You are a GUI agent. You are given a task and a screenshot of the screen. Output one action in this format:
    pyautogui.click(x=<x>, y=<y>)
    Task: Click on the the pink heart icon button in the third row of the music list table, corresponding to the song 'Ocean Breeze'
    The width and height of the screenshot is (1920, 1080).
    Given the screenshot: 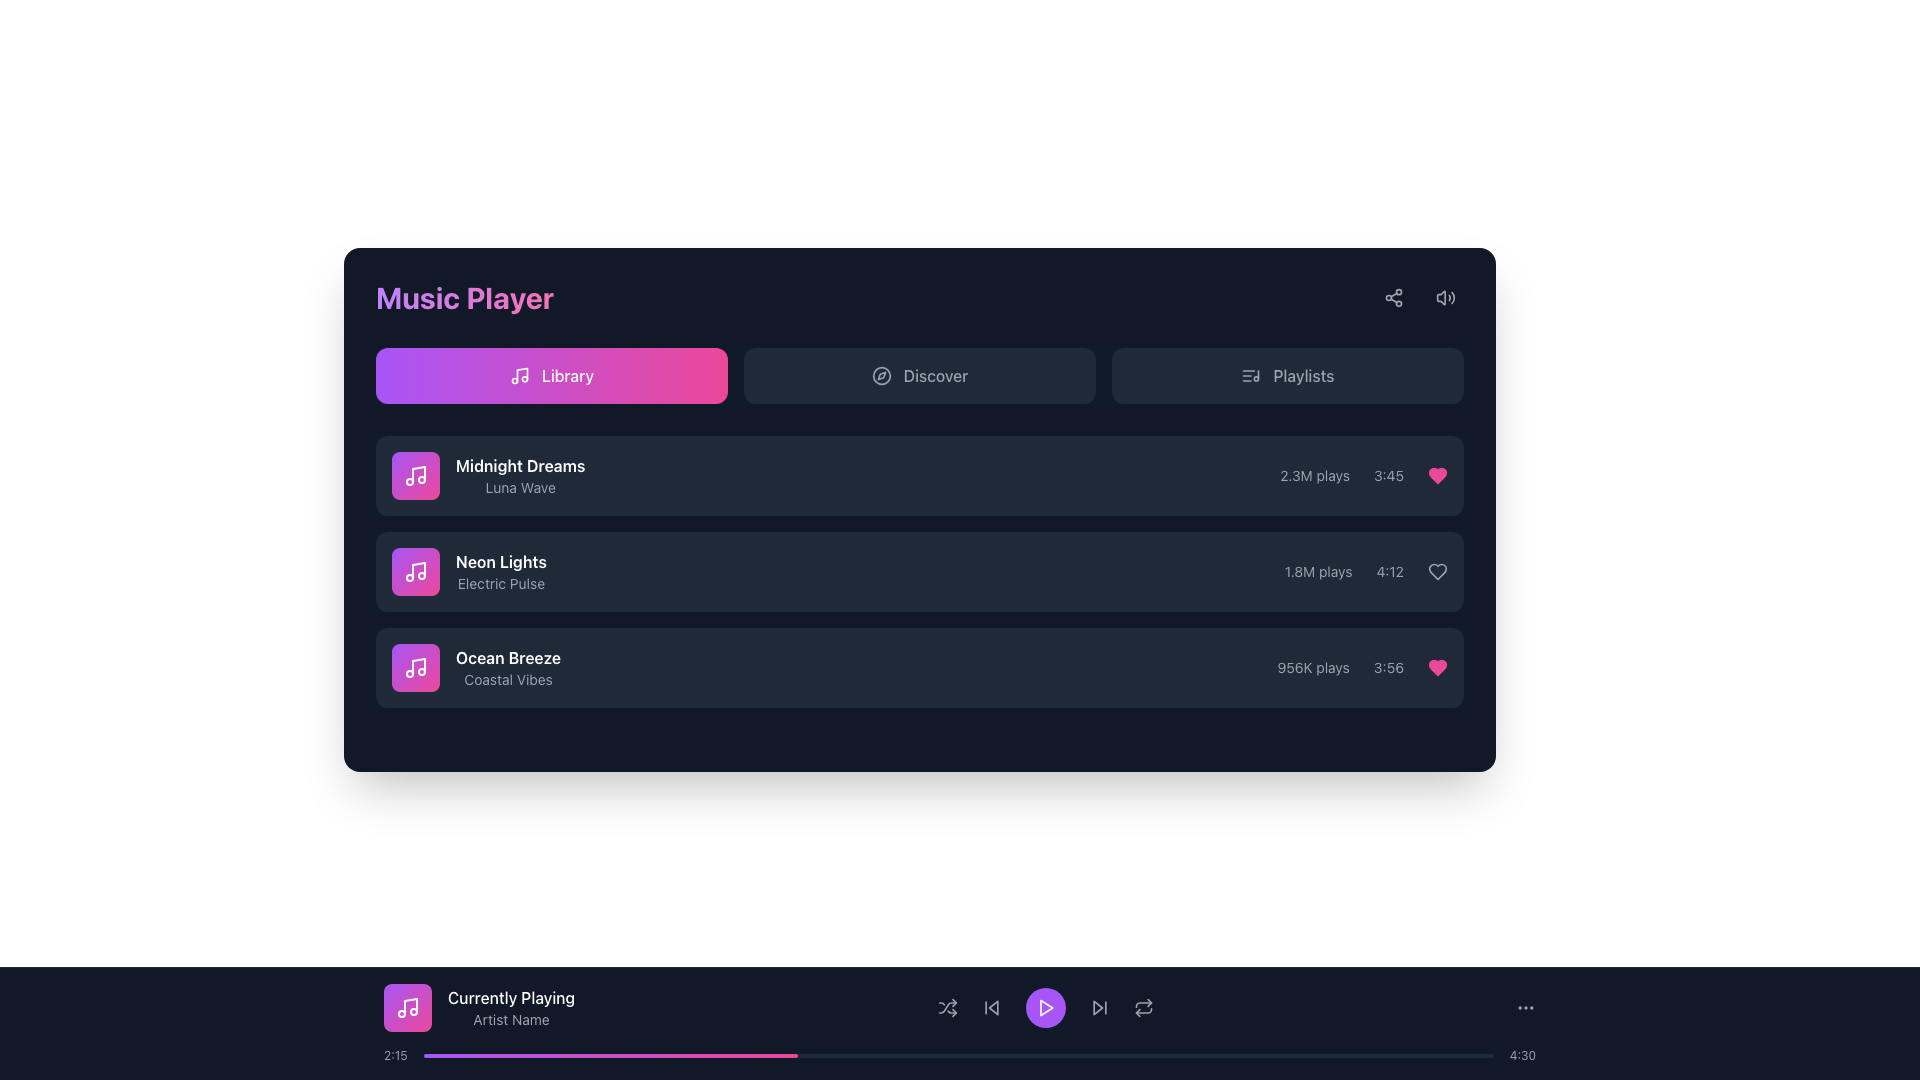 What is the action you would take?
    pyautogui.click(x=1437, y=667)
    